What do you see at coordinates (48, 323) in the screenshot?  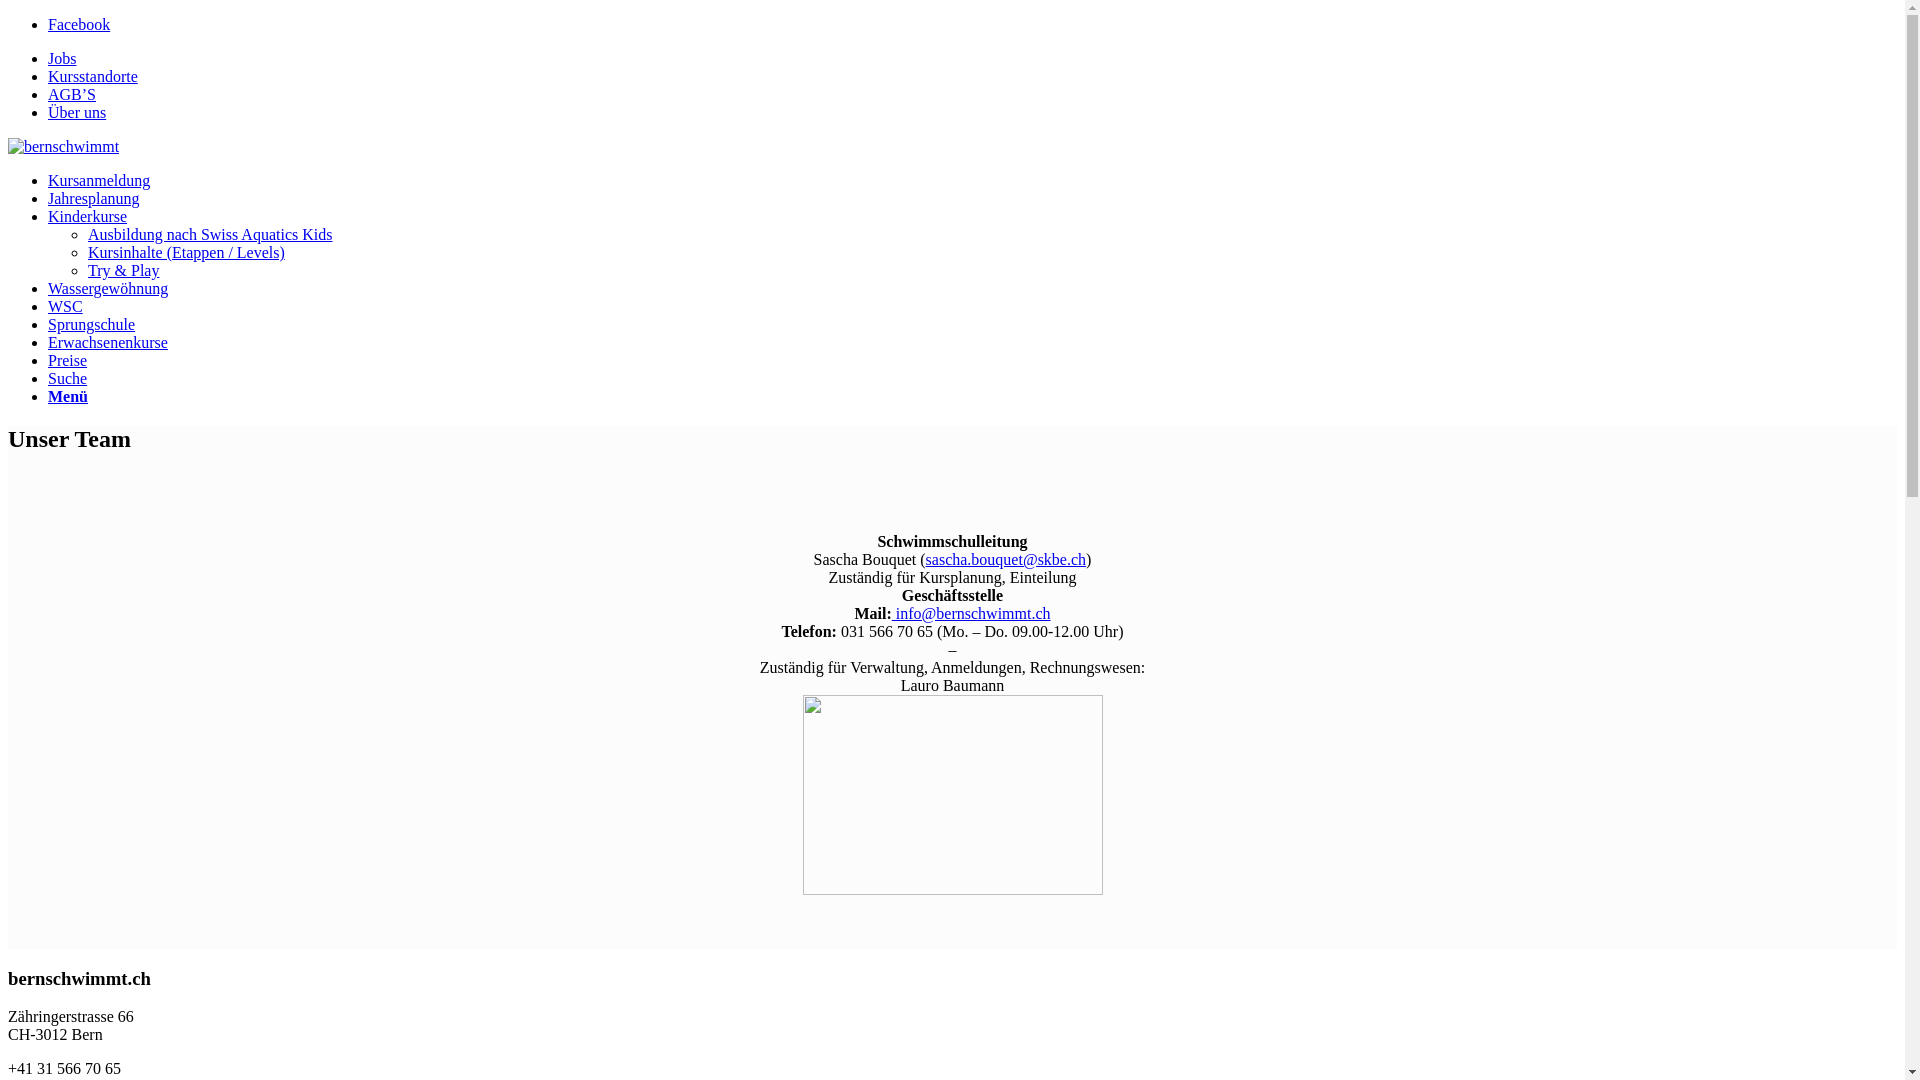 I see `'Sprungschule'` at bounding box center [48, 323].